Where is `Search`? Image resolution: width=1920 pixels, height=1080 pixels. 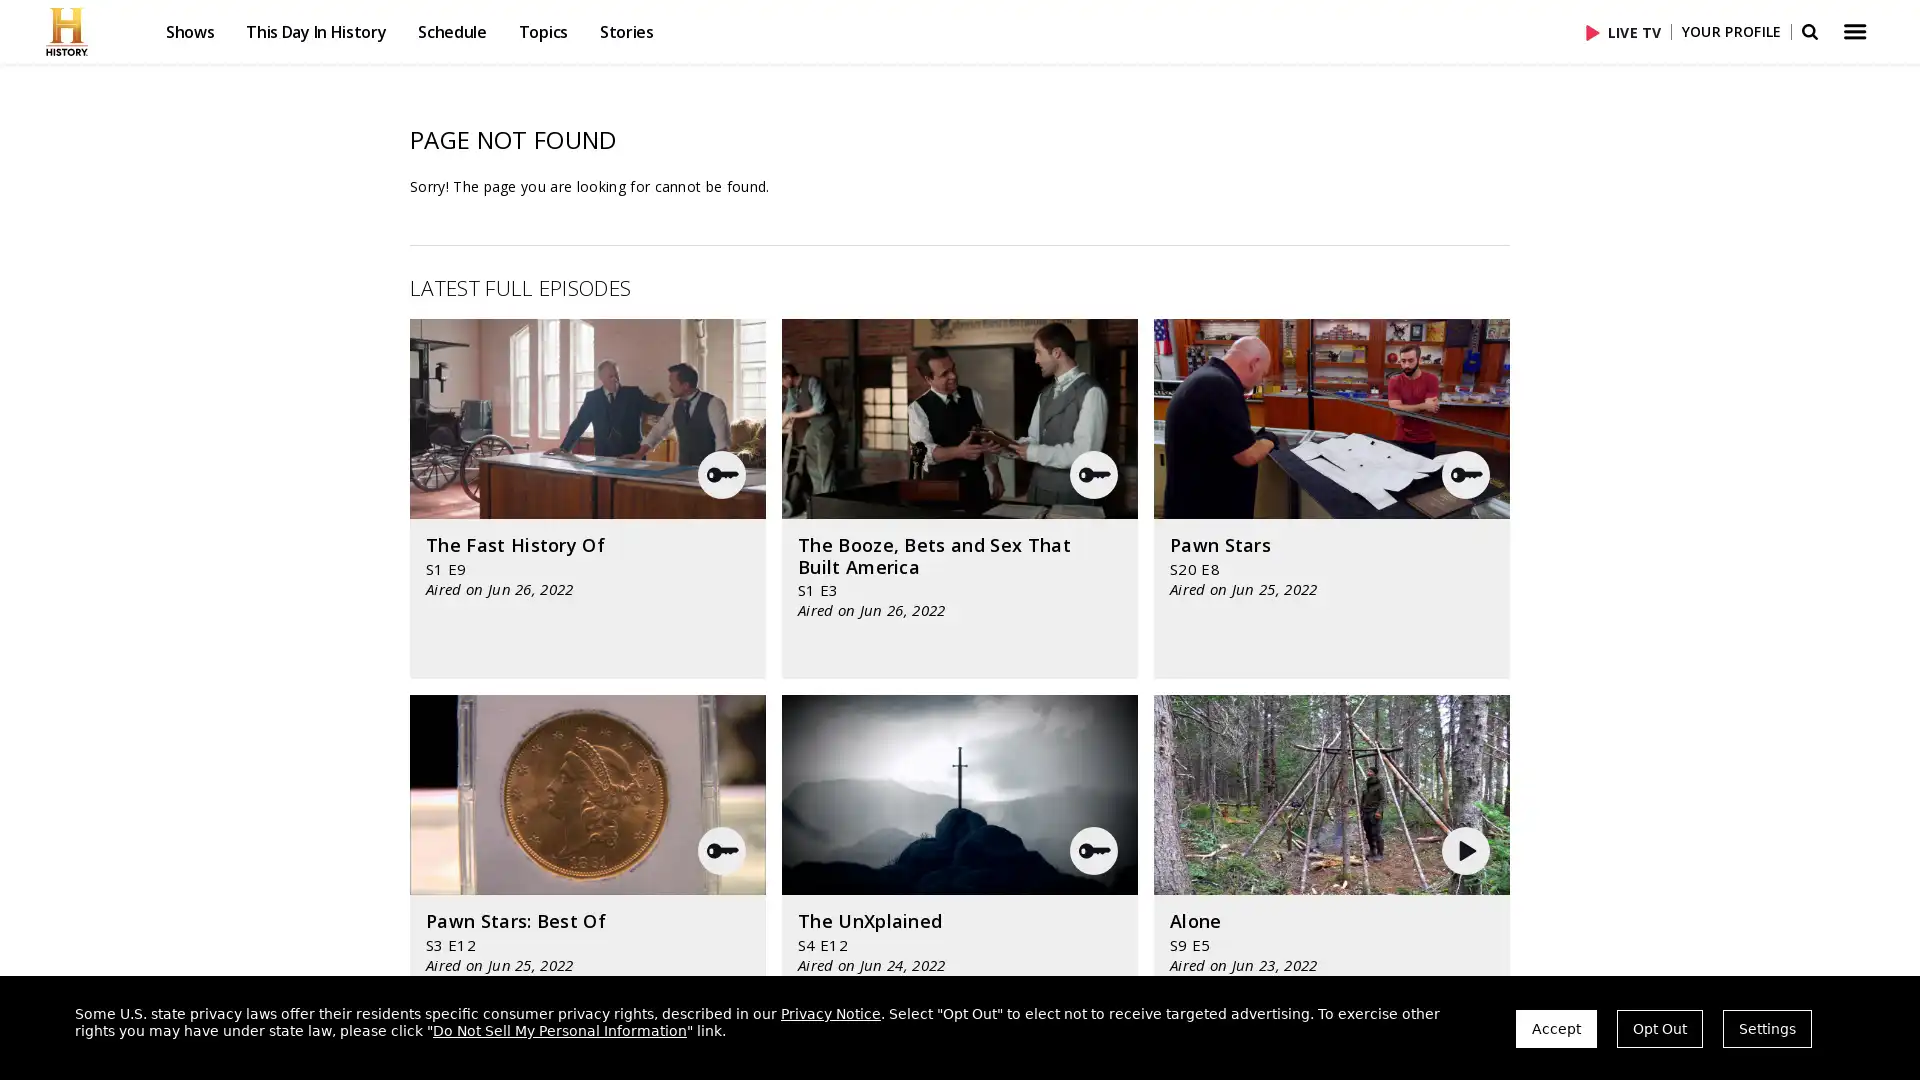
Search is located at coordinates (1808, 31).